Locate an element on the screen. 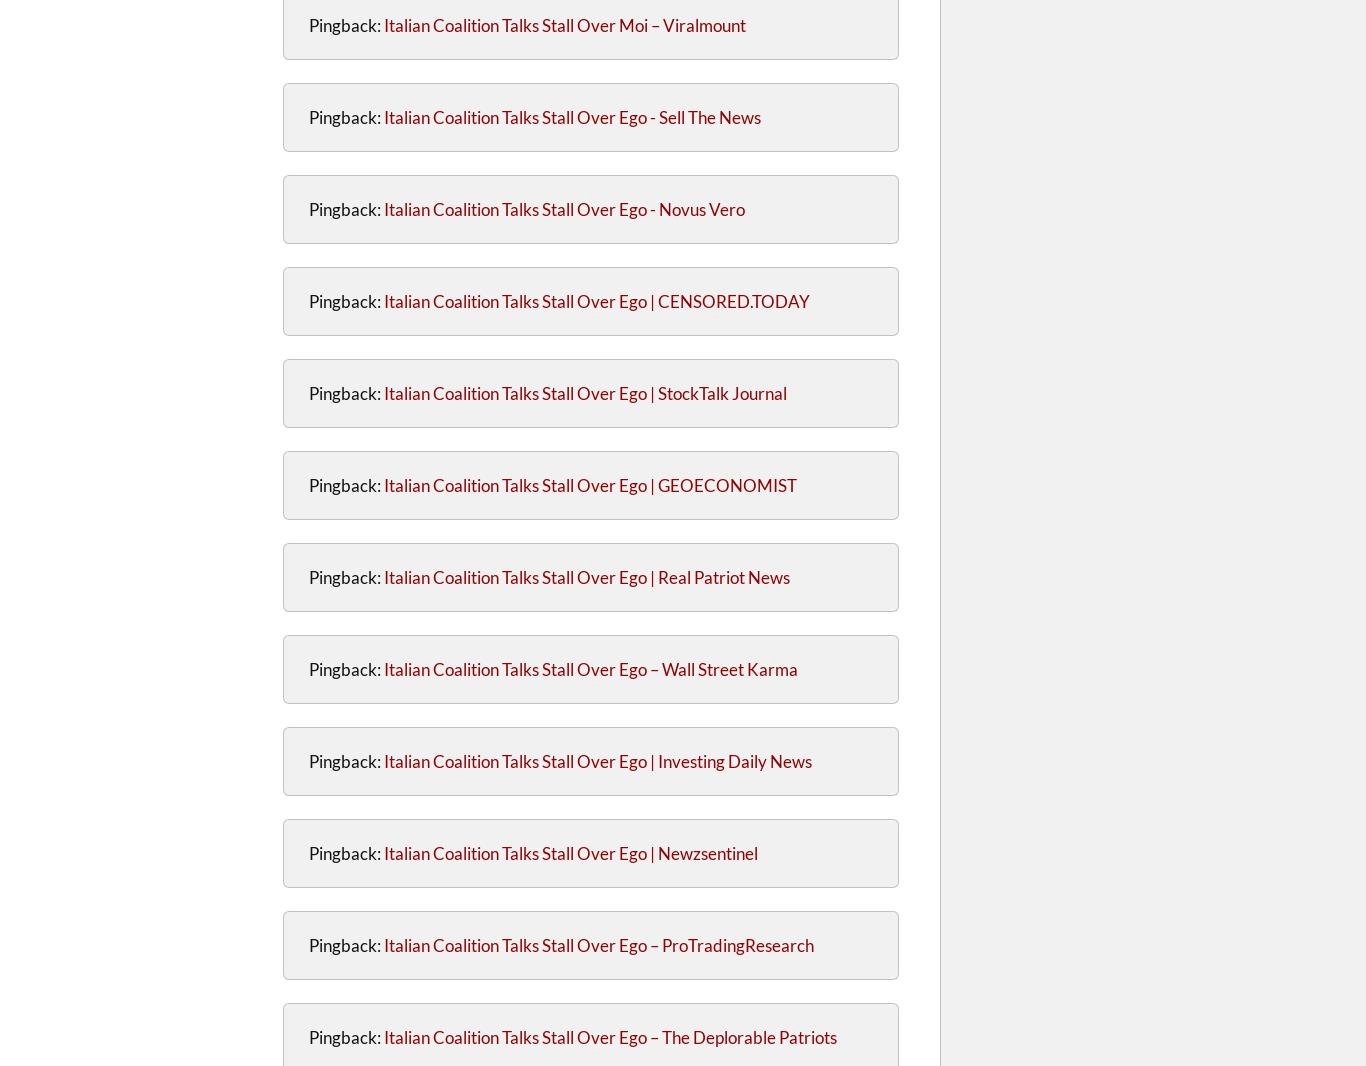 Image resolution: width=1366 pixels, height=1066 pixels. 'Italian Coalition Talks Stall Over Ego | CENSORED.TODAY' is located at coordinates (595, 301).